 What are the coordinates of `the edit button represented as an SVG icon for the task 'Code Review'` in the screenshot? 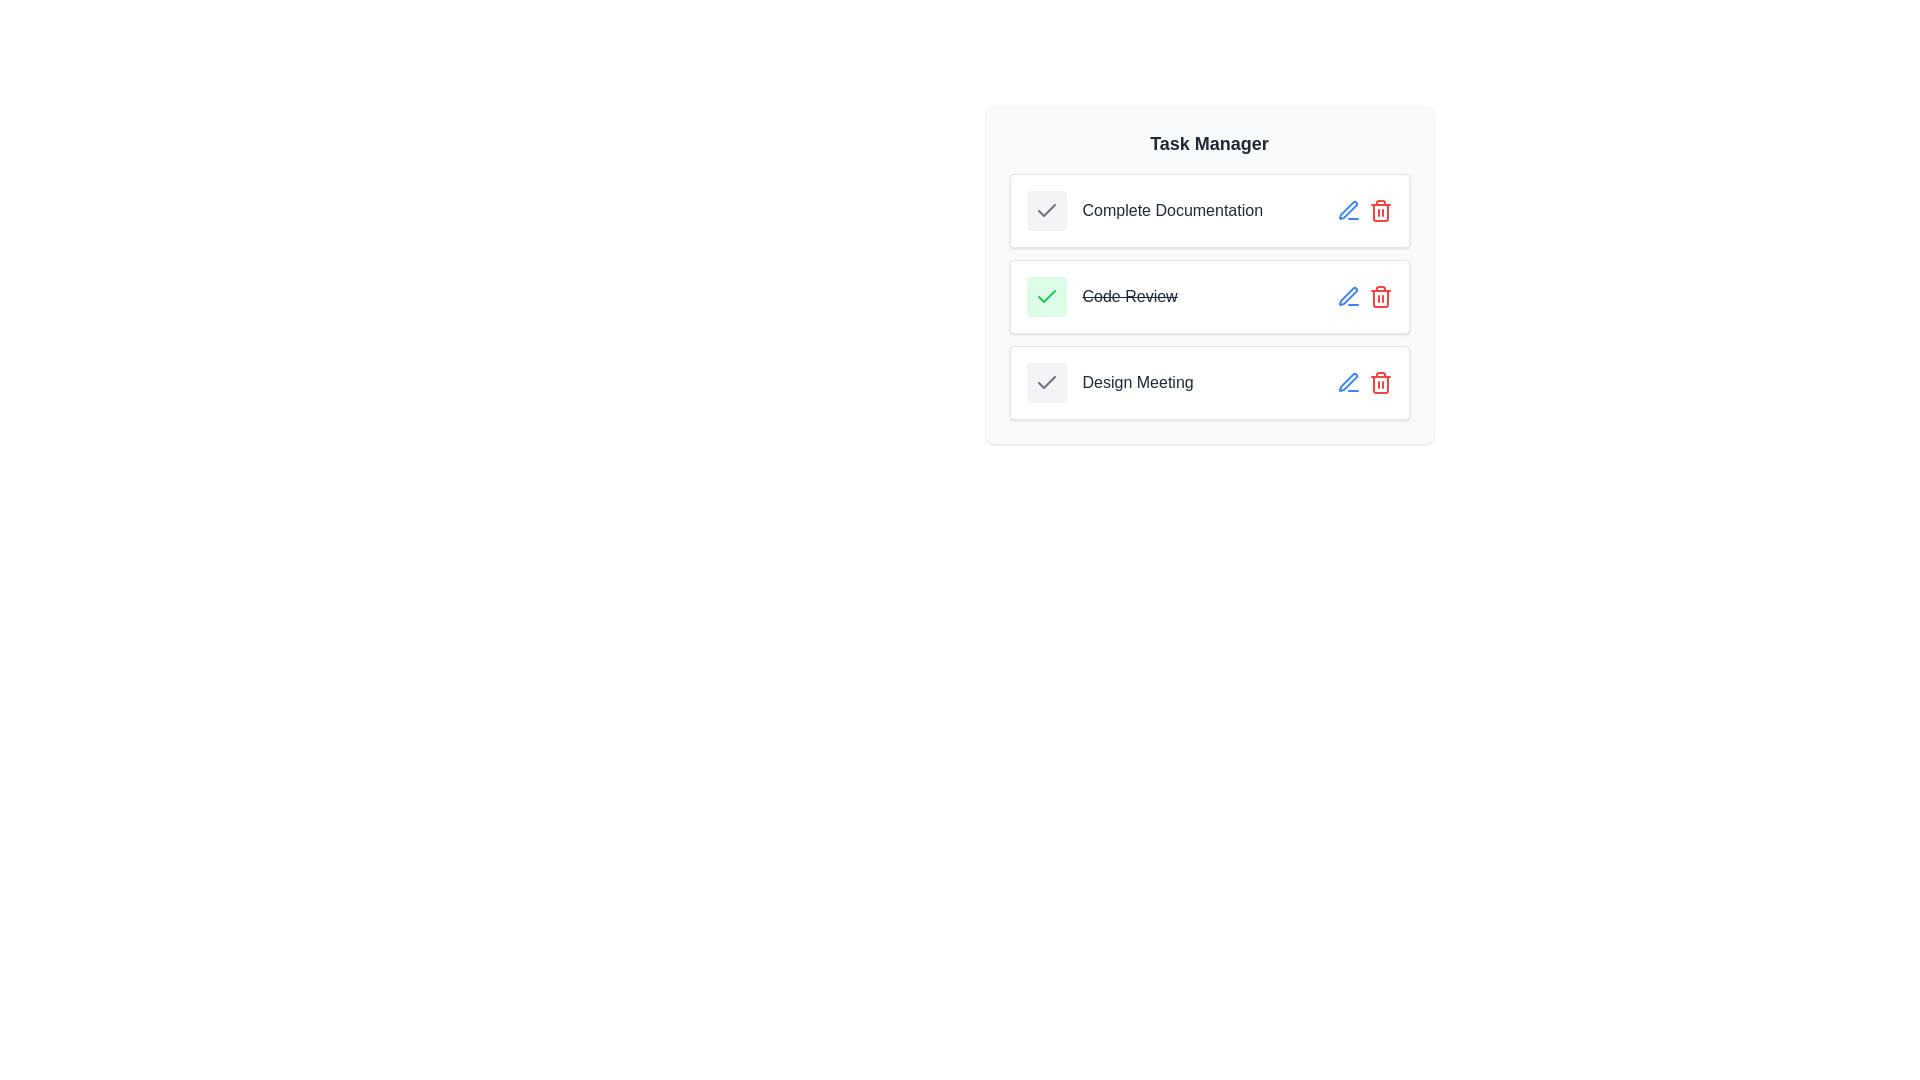 It's located at (1348, 382).